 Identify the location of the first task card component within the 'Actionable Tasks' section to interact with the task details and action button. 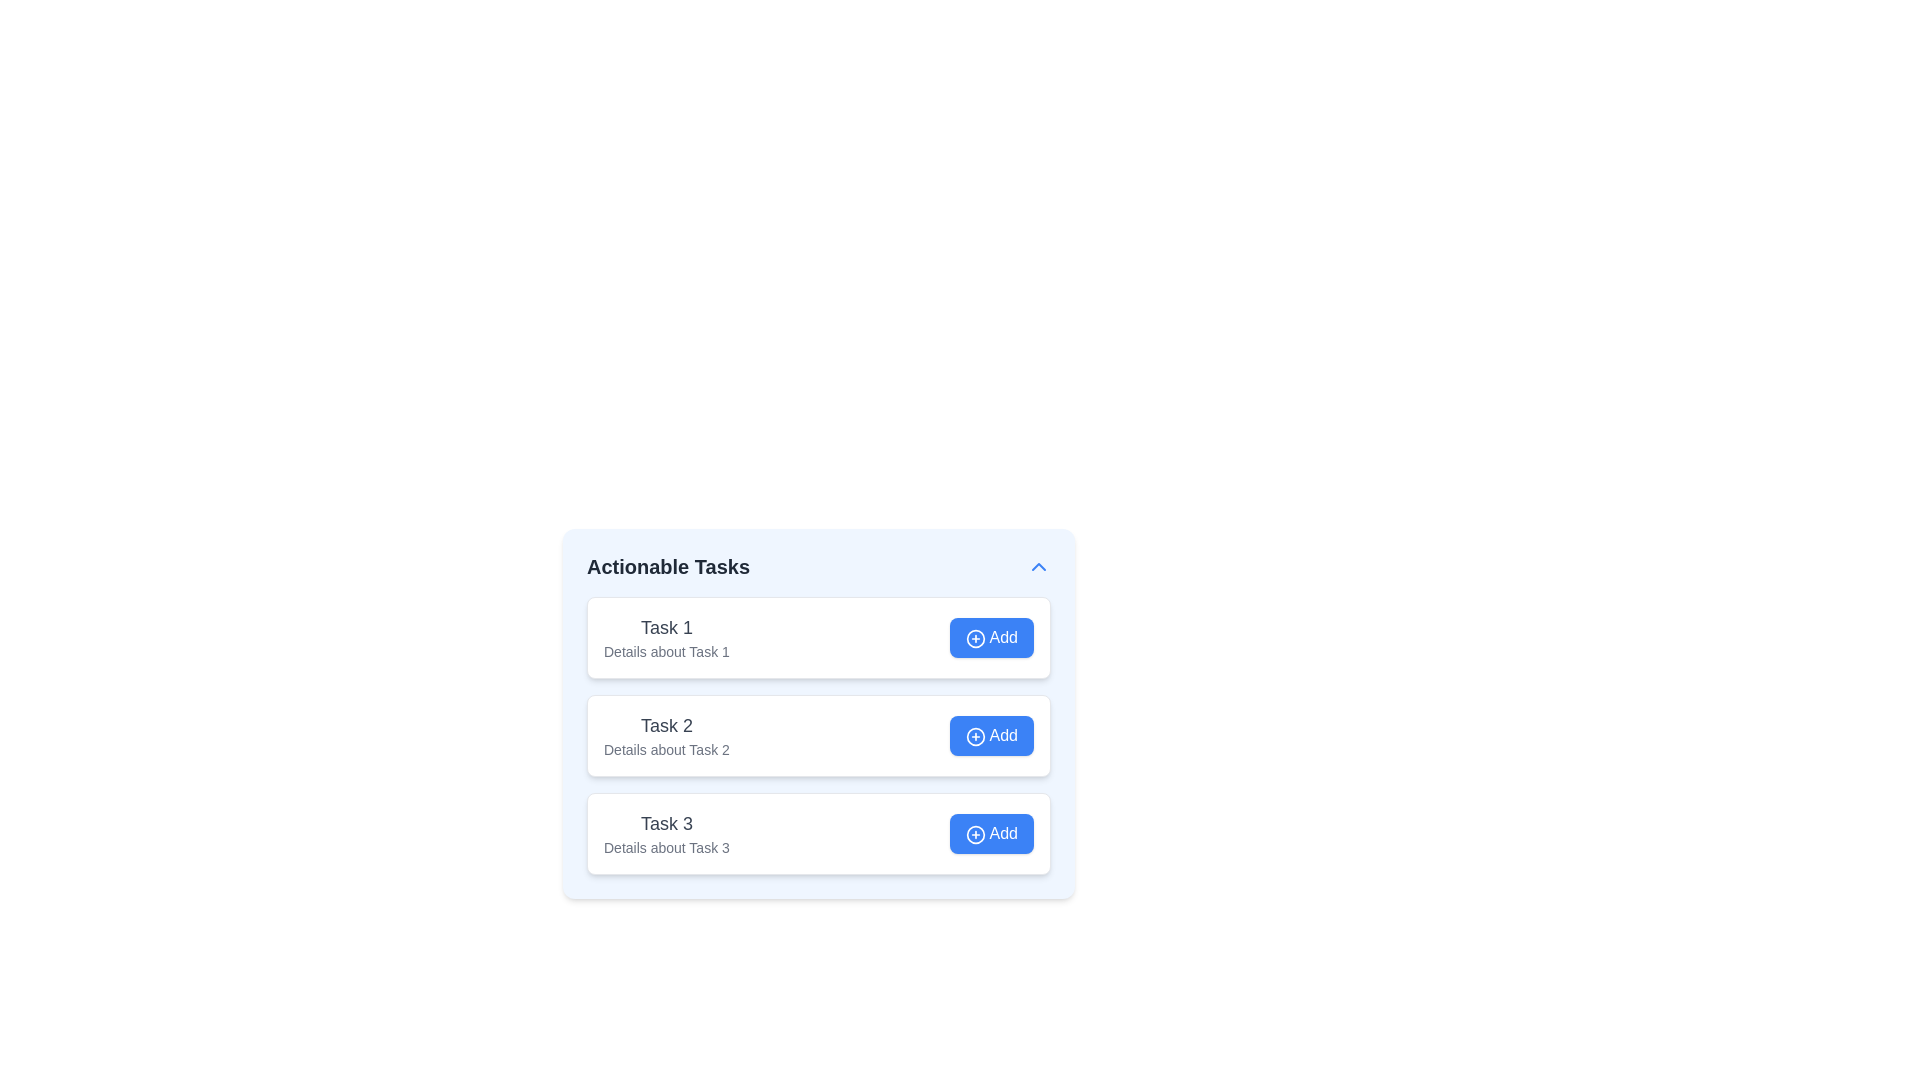
(819, 637).